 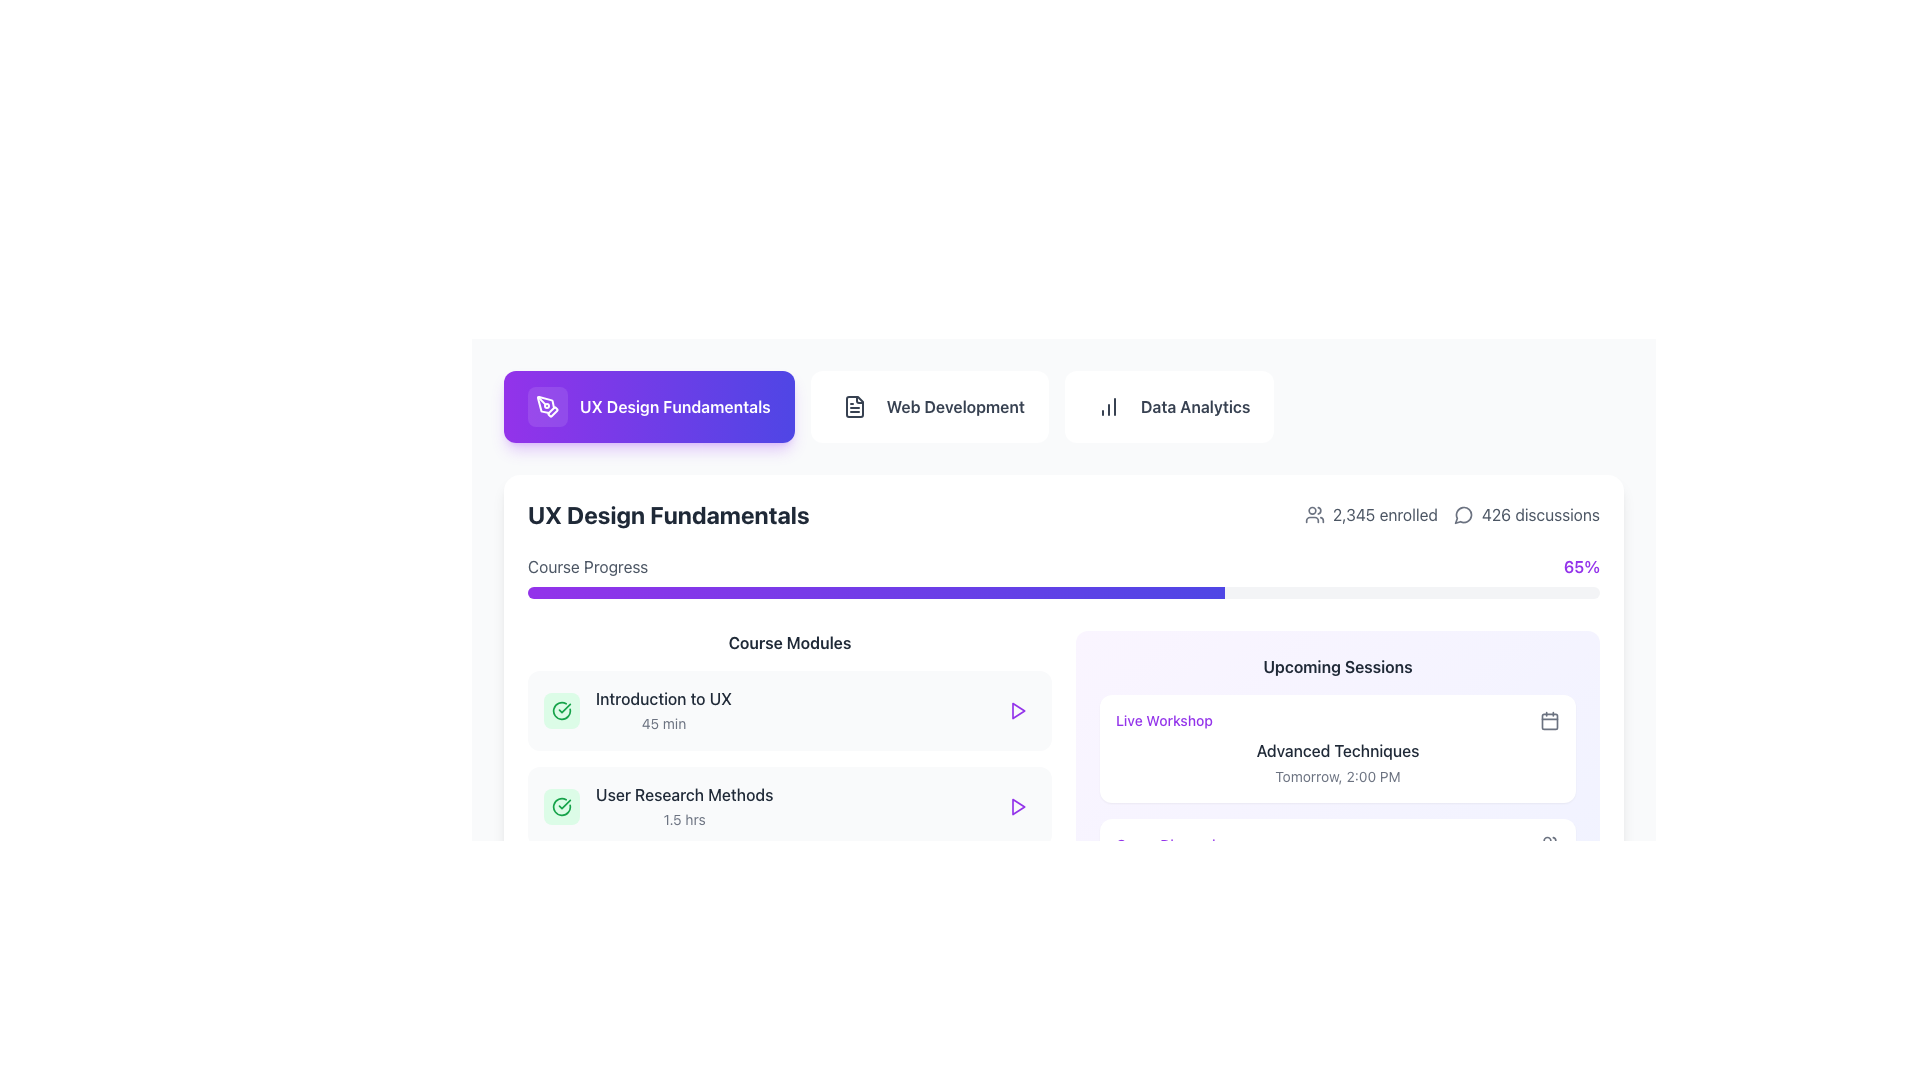 I want to click on the small circular icon featuring a check mark inside a green circle located on the leftmost side of the 'User Research Methods' module section, adjacent to the text 'User Research Methods' and '1.5 hrs', so click(x=560, y=805).